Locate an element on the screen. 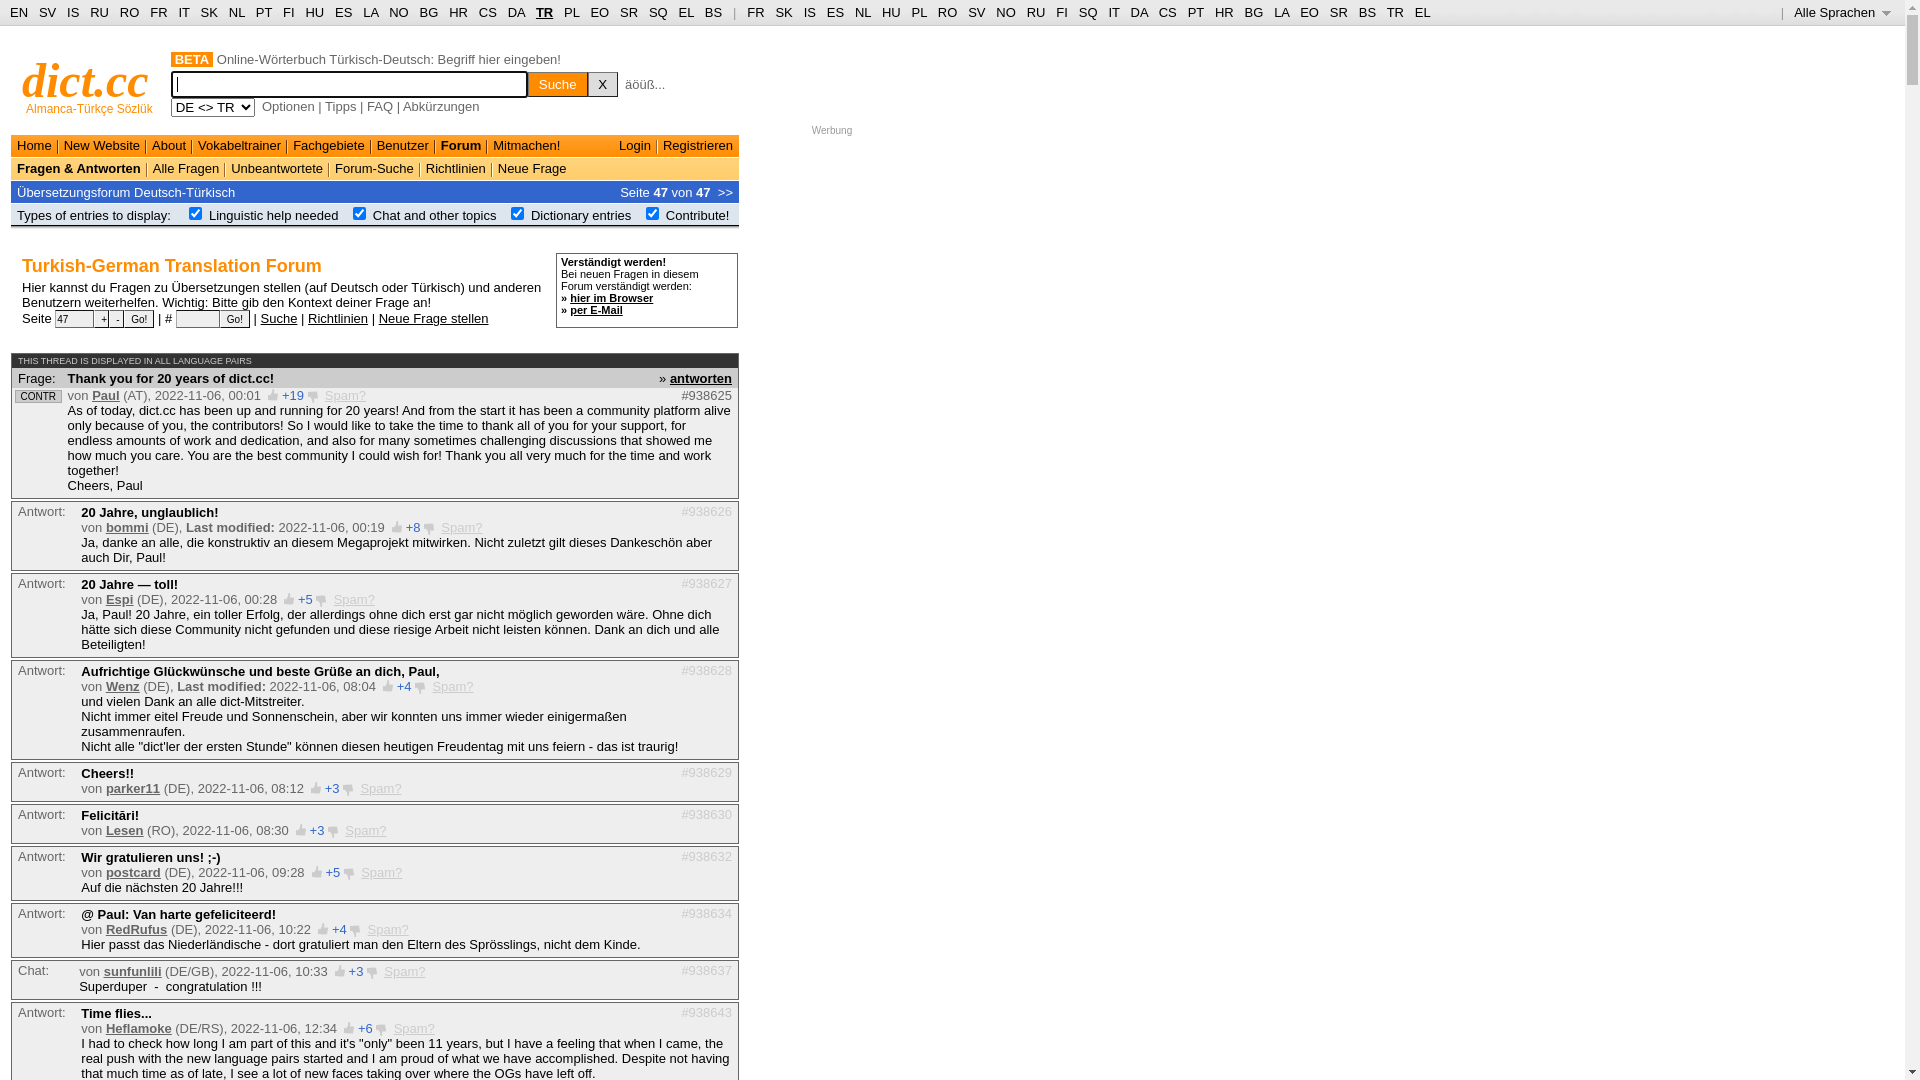 This screenshot has width=1920, height=1080. 'Spam?' is located at coordinates (413, 1028).